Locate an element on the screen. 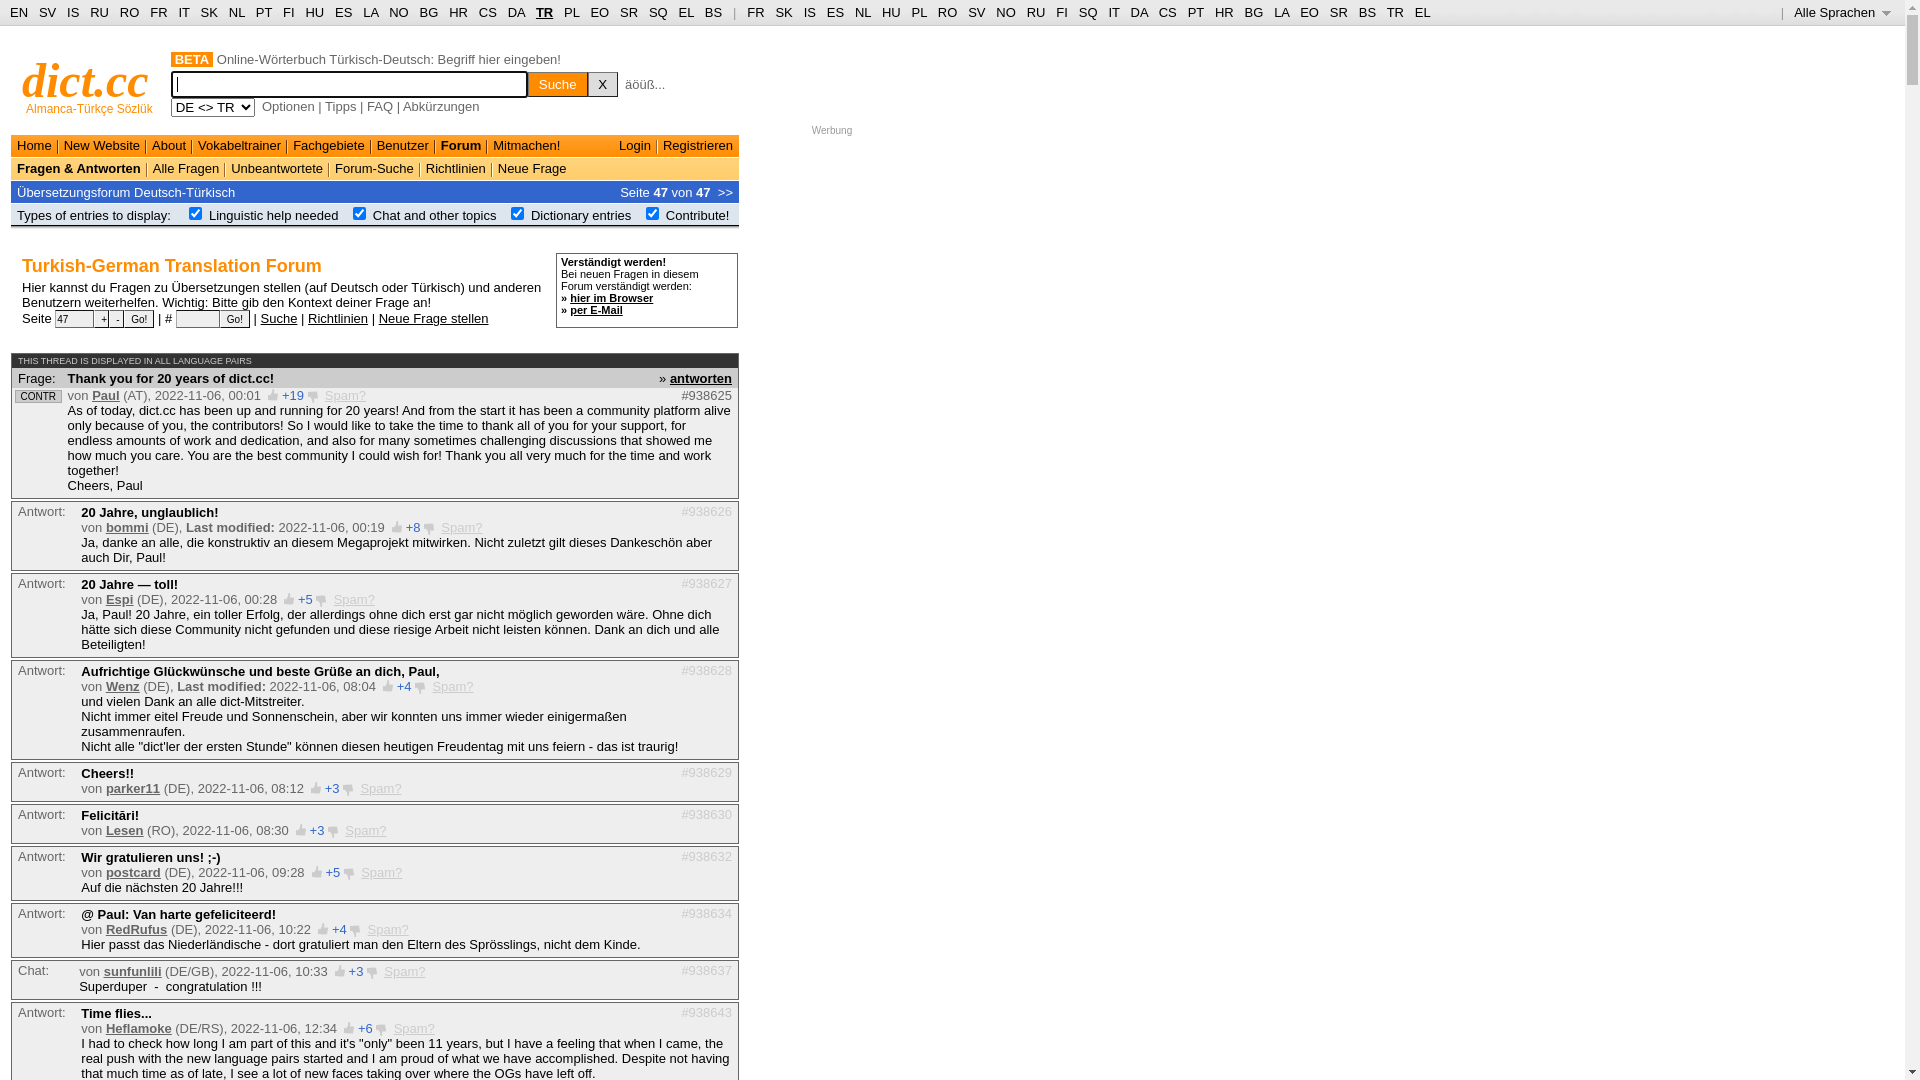 This screenshot has width=1920, height=1080. 'Spam?' is located at coordinates (413, 1028).